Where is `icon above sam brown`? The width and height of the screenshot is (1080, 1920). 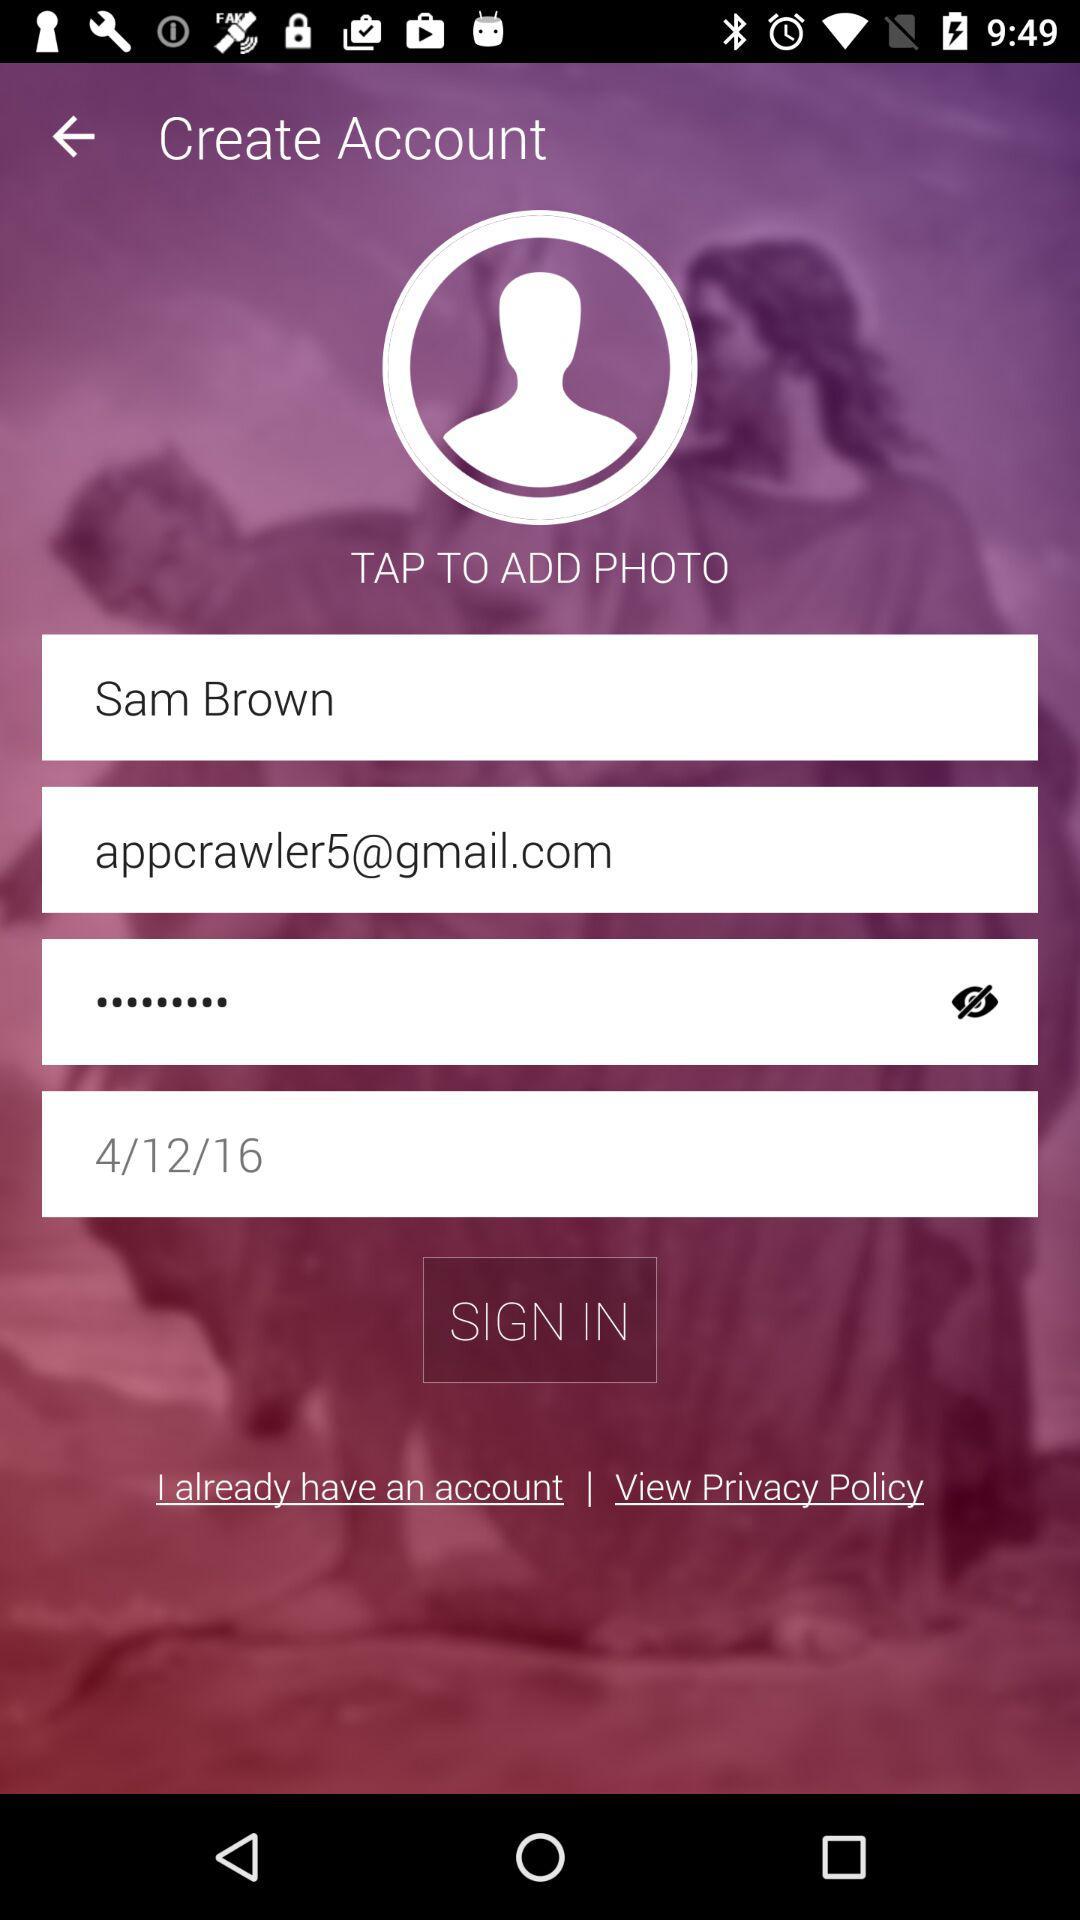 icon above sam brown is located at coordinates (72, 135).